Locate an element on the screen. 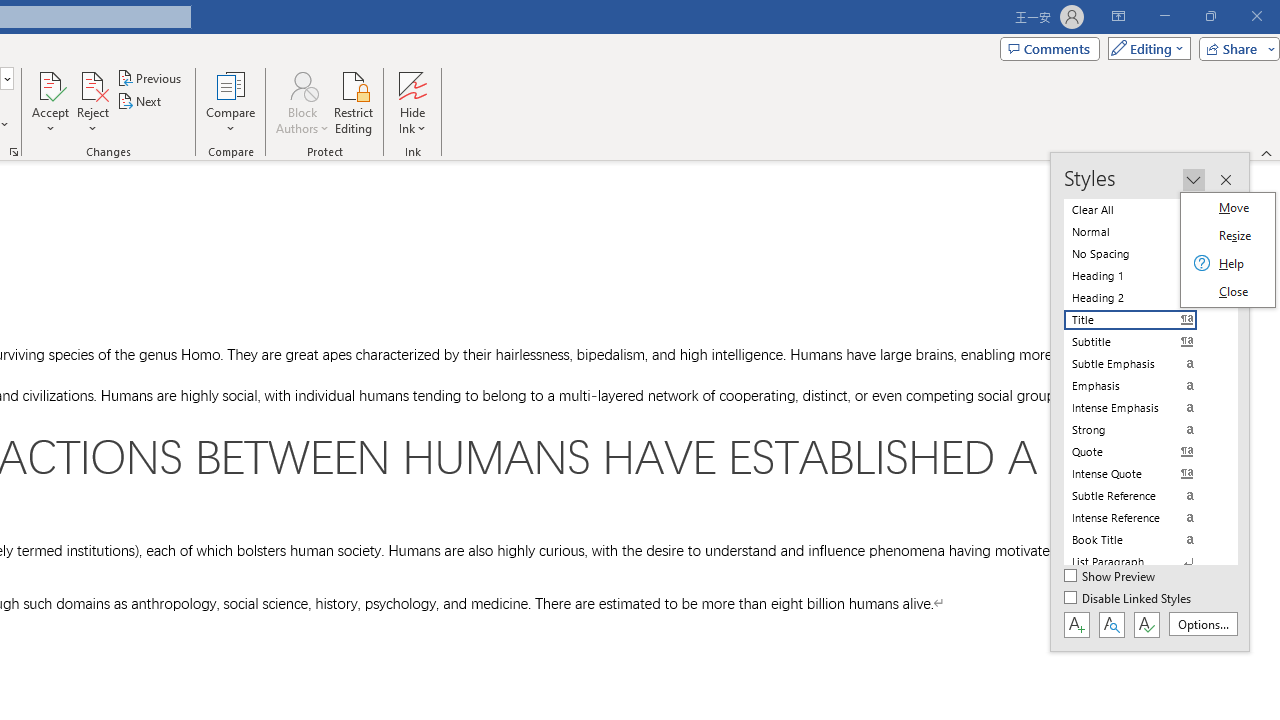 The image size is (1280, 720). 'Book Title' is located at coordinates (1142, 540).